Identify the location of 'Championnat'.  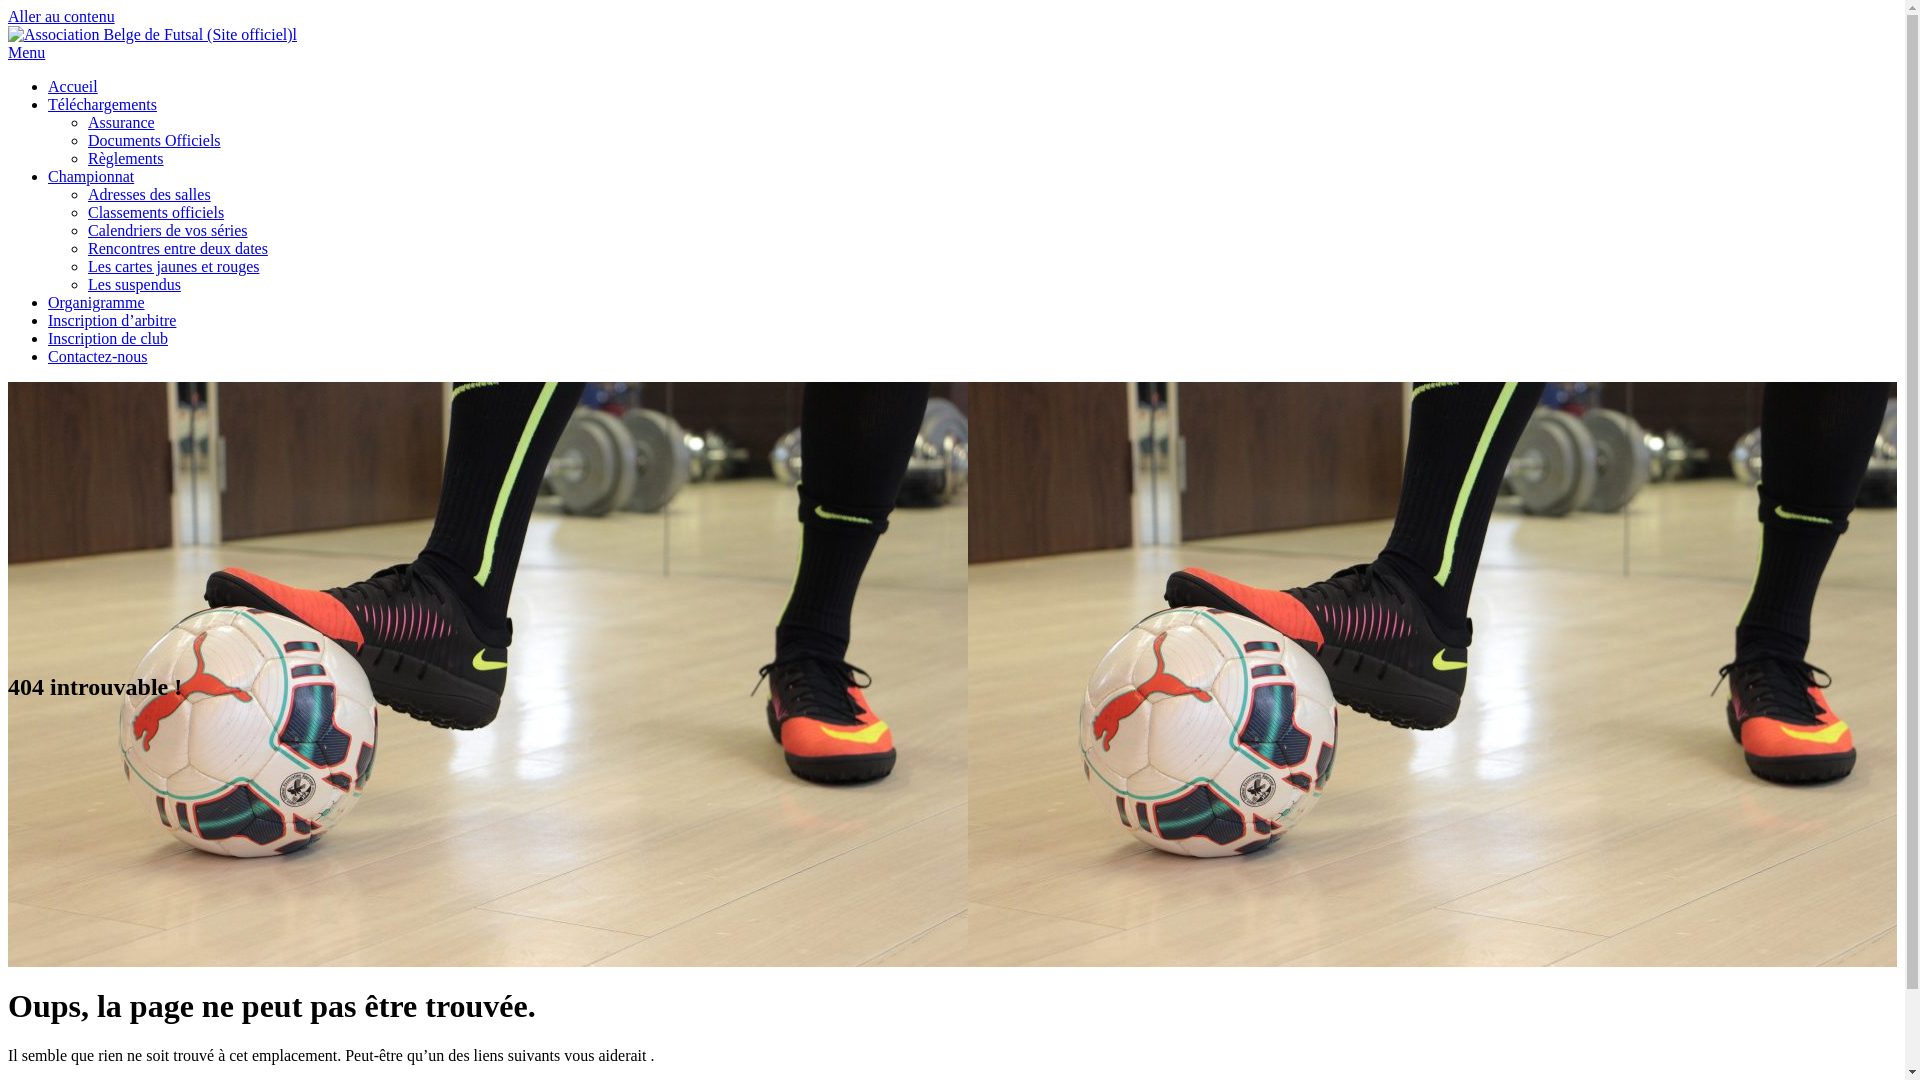
(90, 175).